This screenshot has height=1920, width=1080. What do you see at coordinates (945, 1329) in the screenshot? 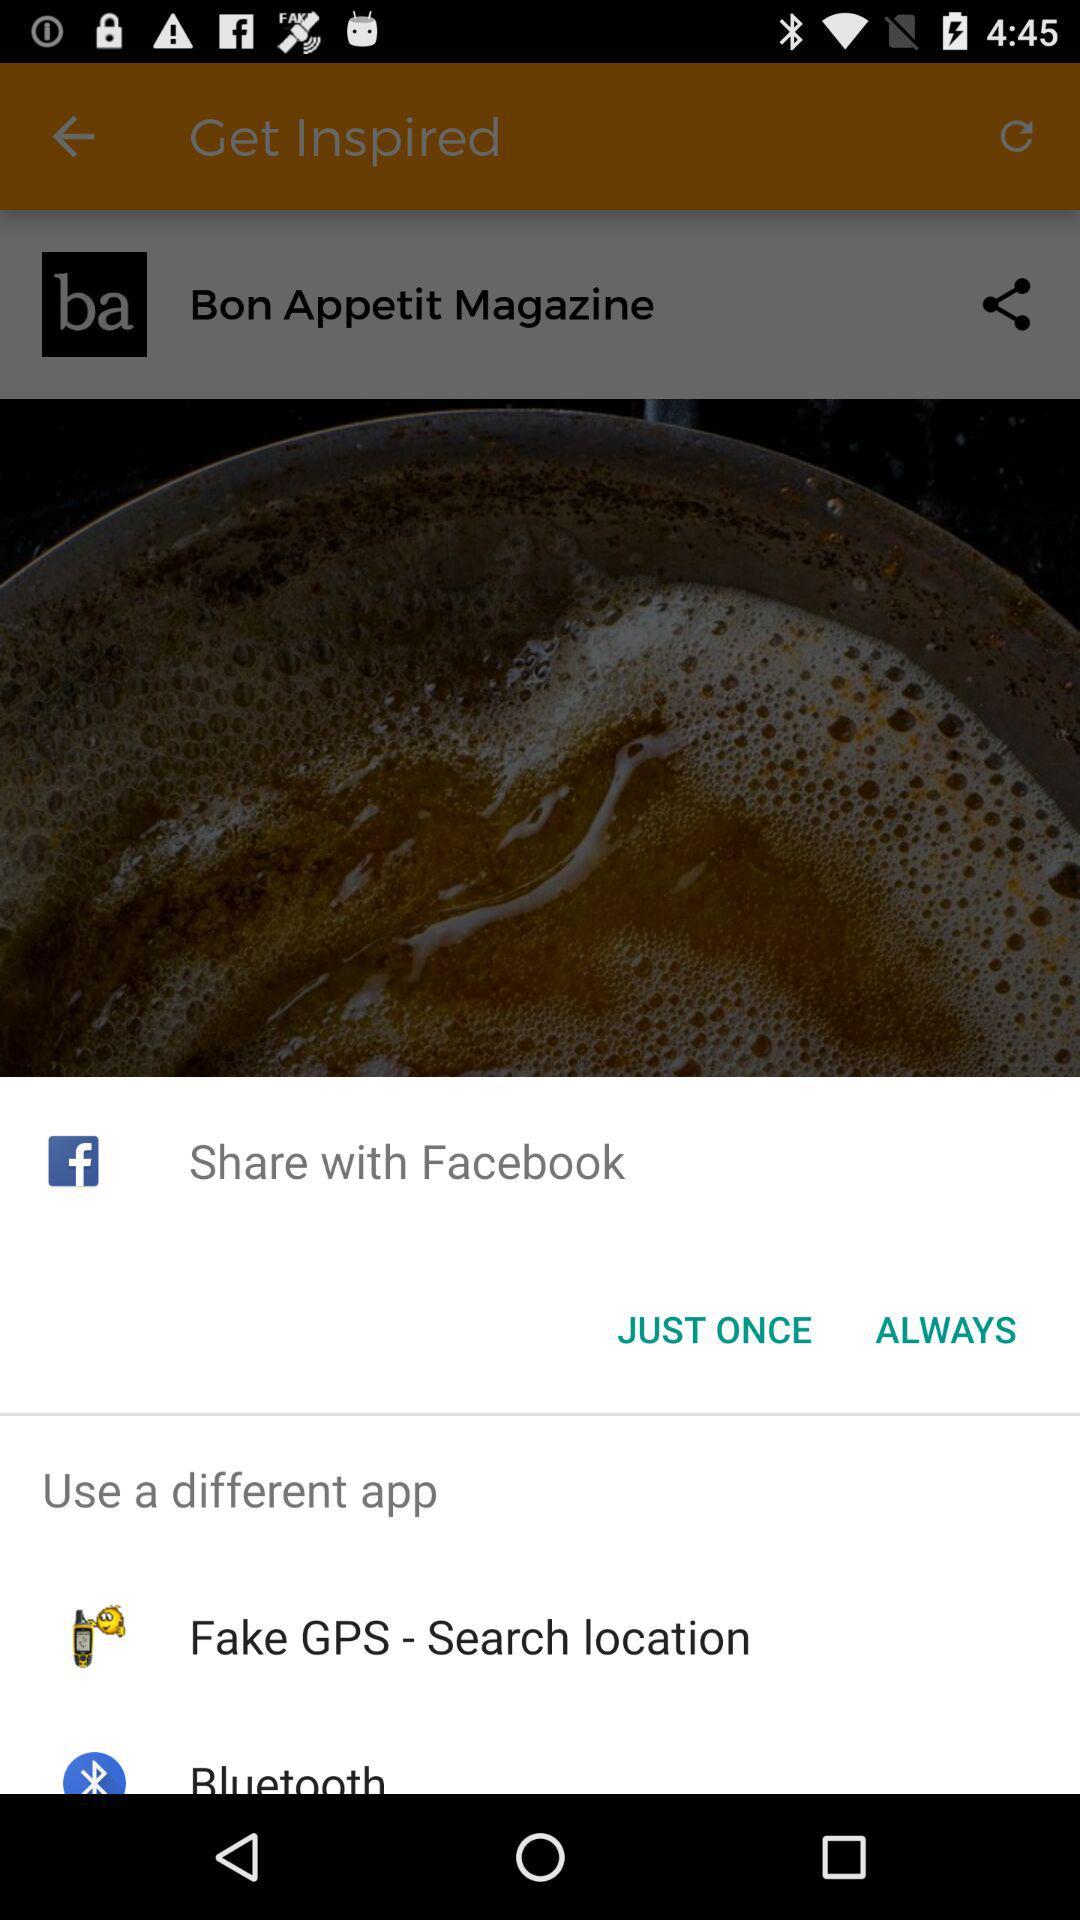
I see `item next to the just once` at bounding box center [945, 1329].